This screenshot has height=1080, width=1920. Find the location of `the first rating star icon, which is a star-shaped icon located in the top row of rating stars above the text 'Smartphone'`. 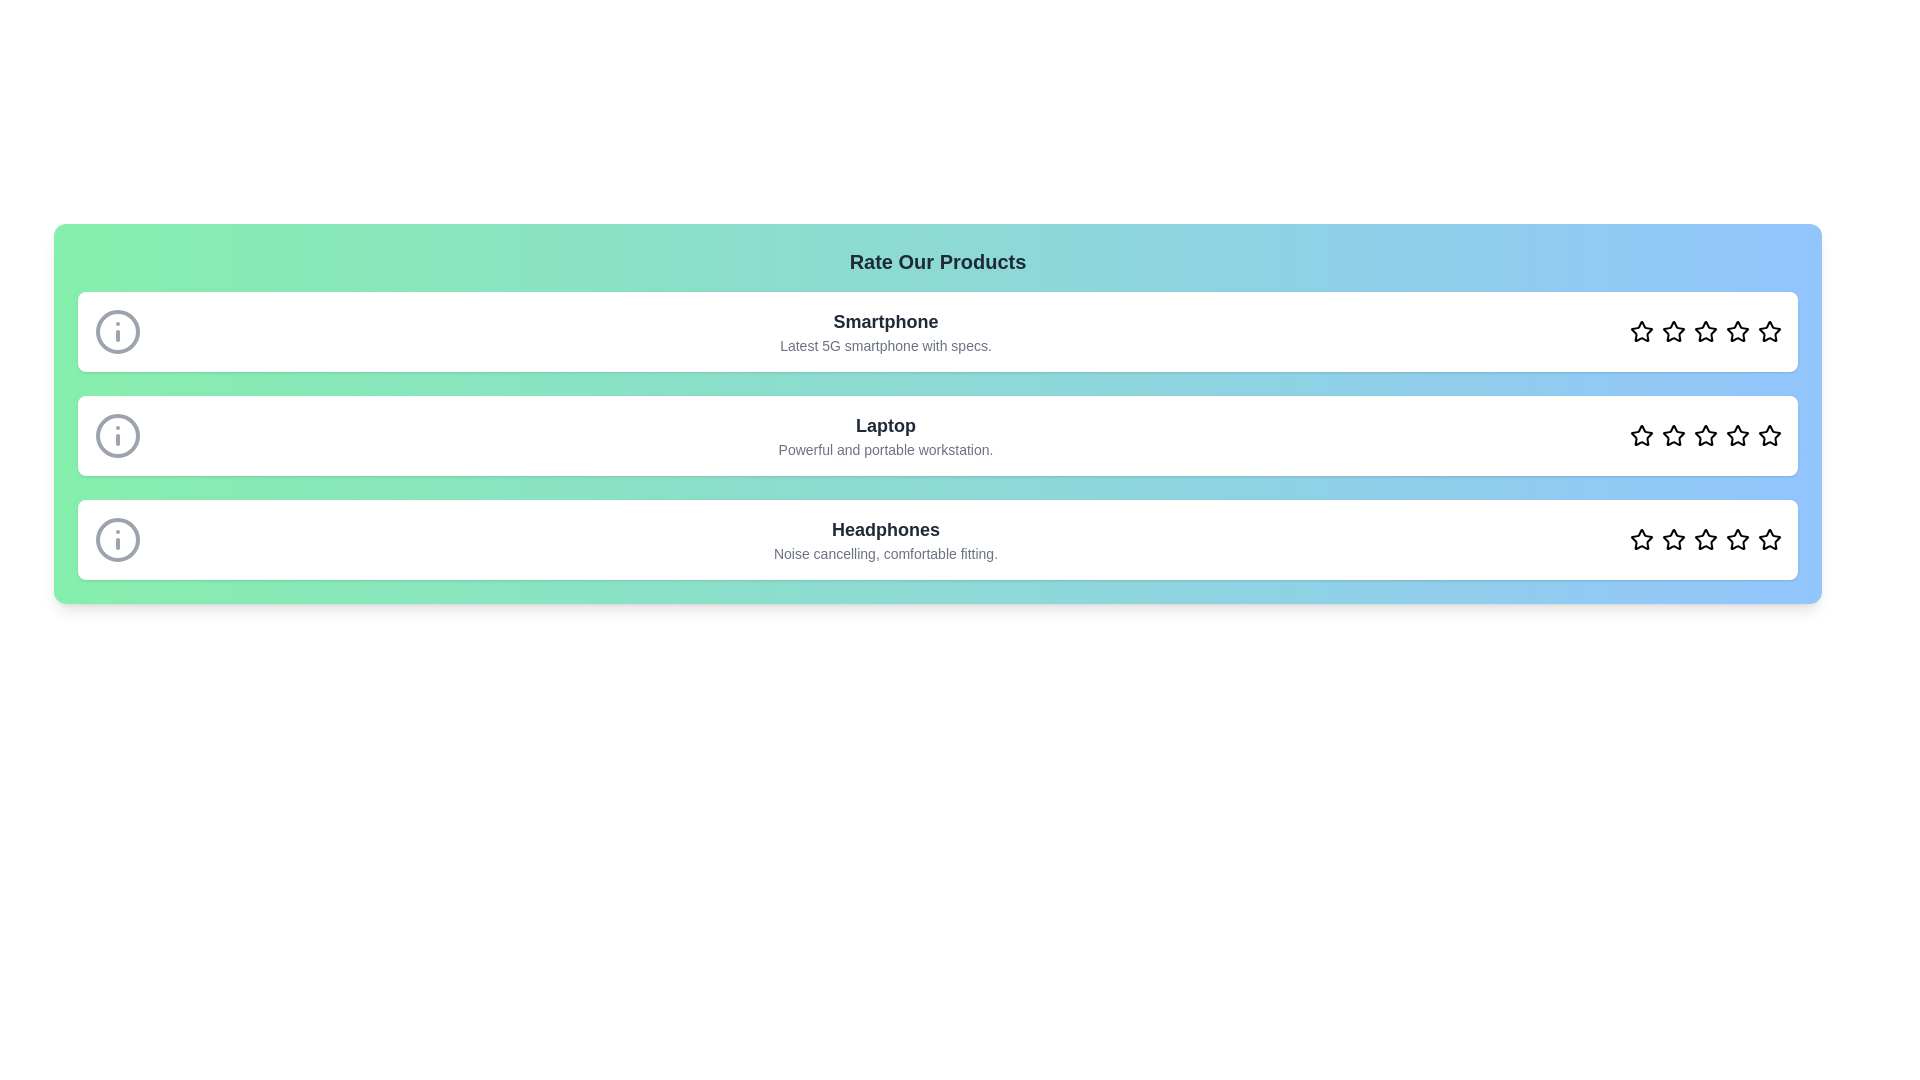

the first rating star icon, which is a star-shaped icon located in the top row of rating stars above the text 'Smartphone' is located at coordinates (1641, 330).